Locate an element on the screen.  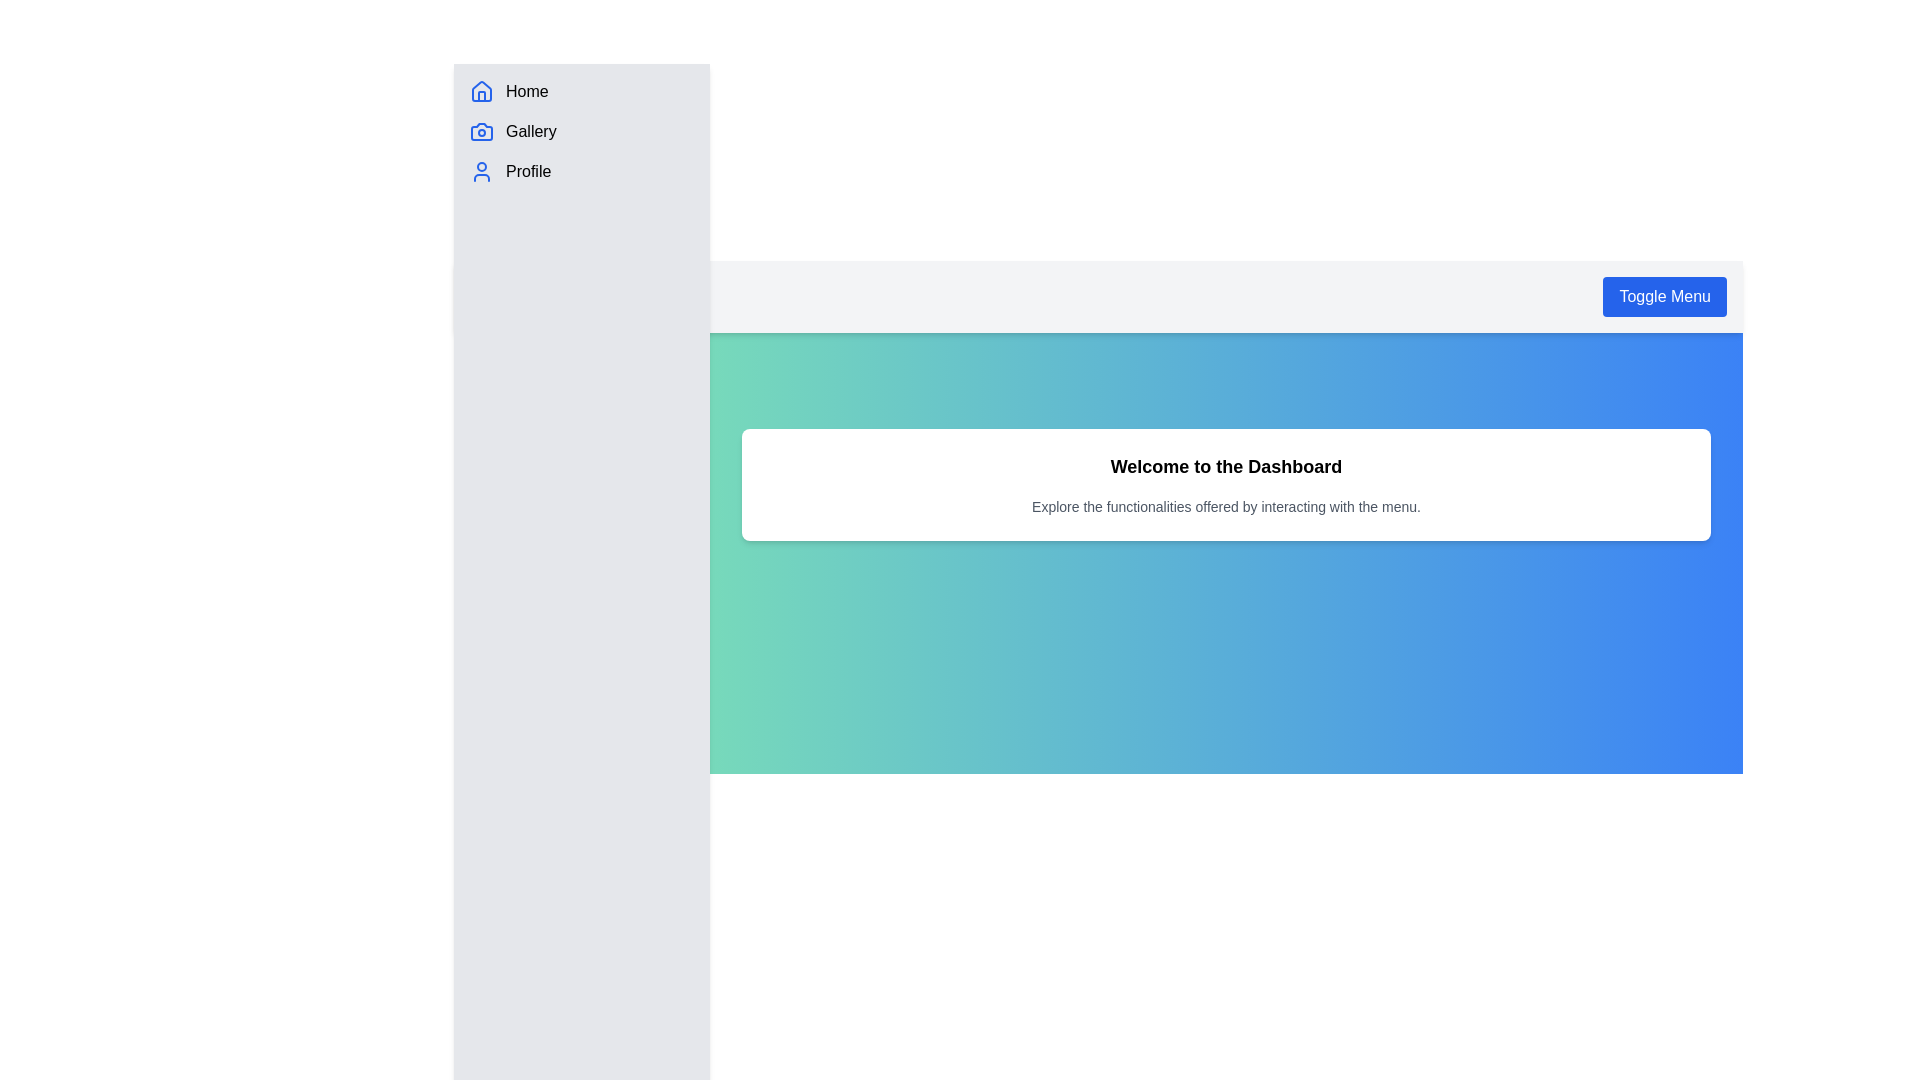
the second menu item in the sidebar is located at coordinates (580, 131).